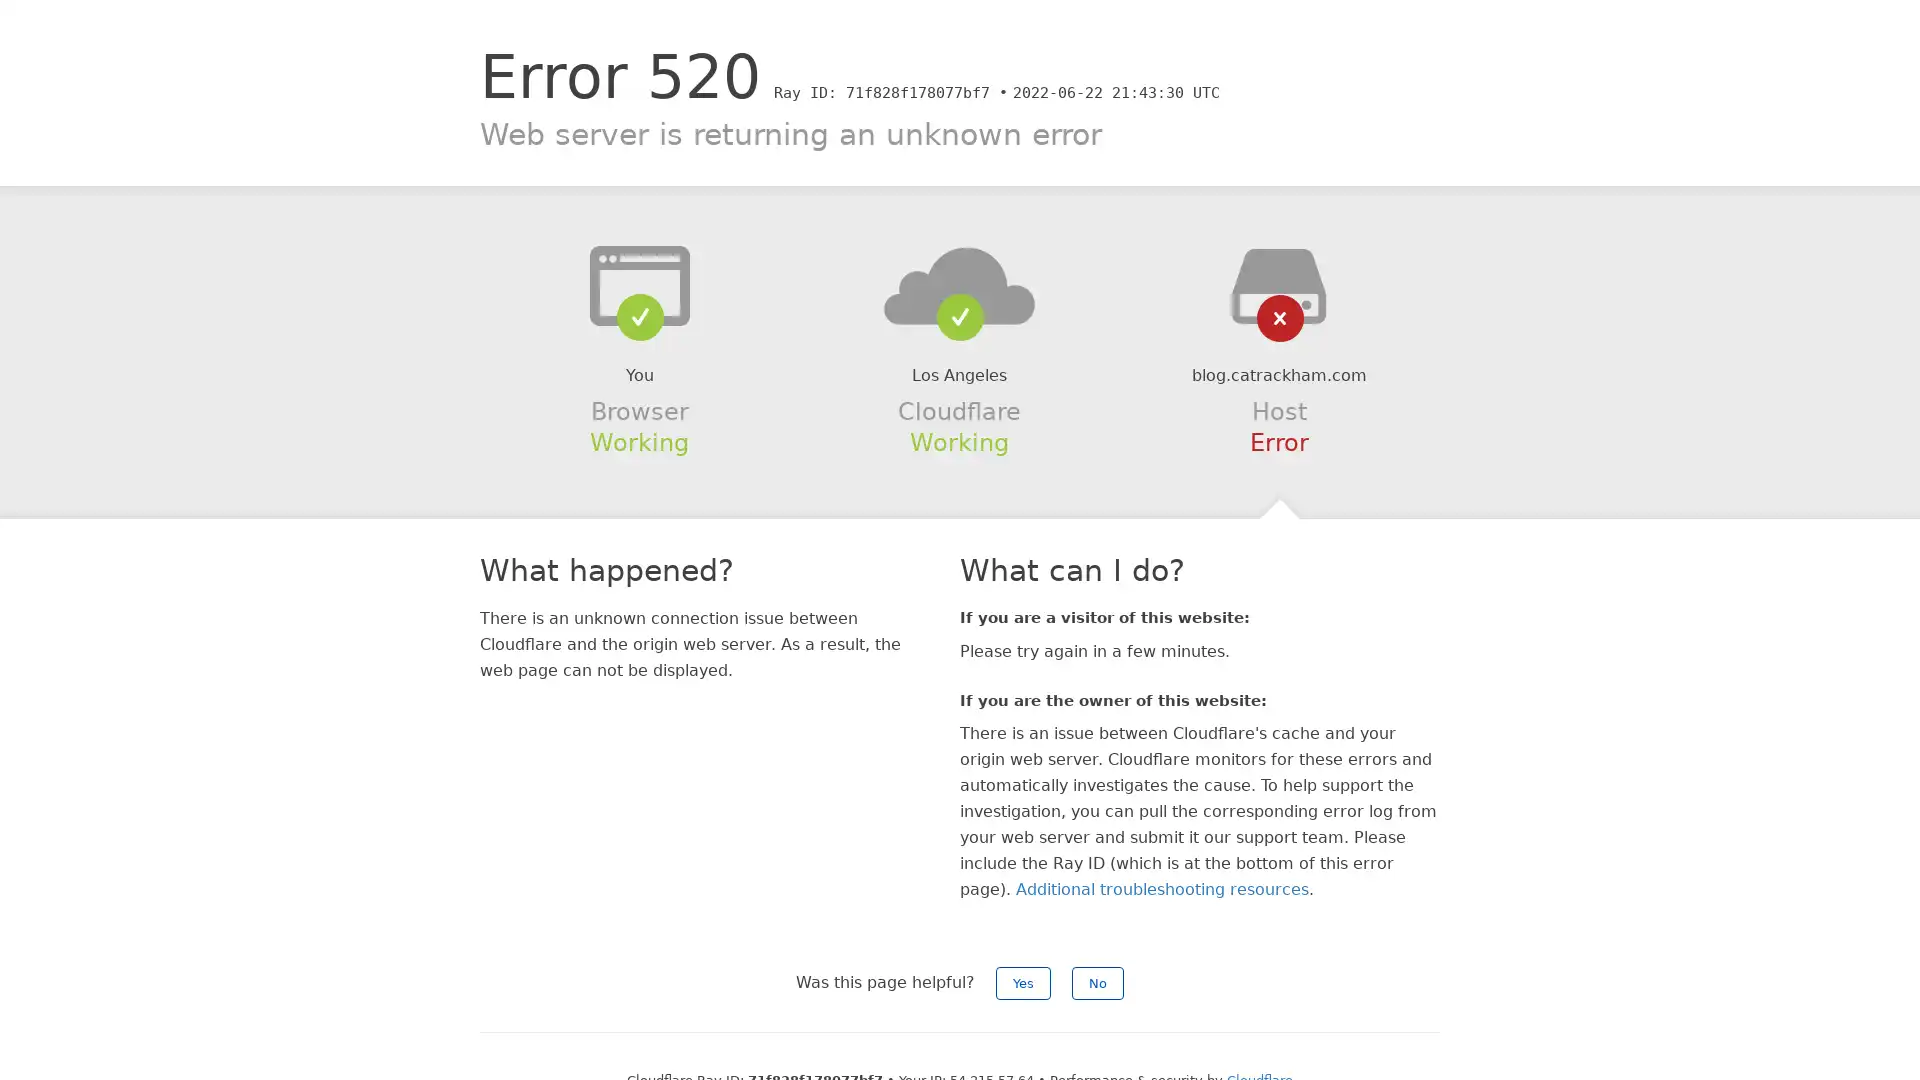  I want to click on No, so click(1097, 982).